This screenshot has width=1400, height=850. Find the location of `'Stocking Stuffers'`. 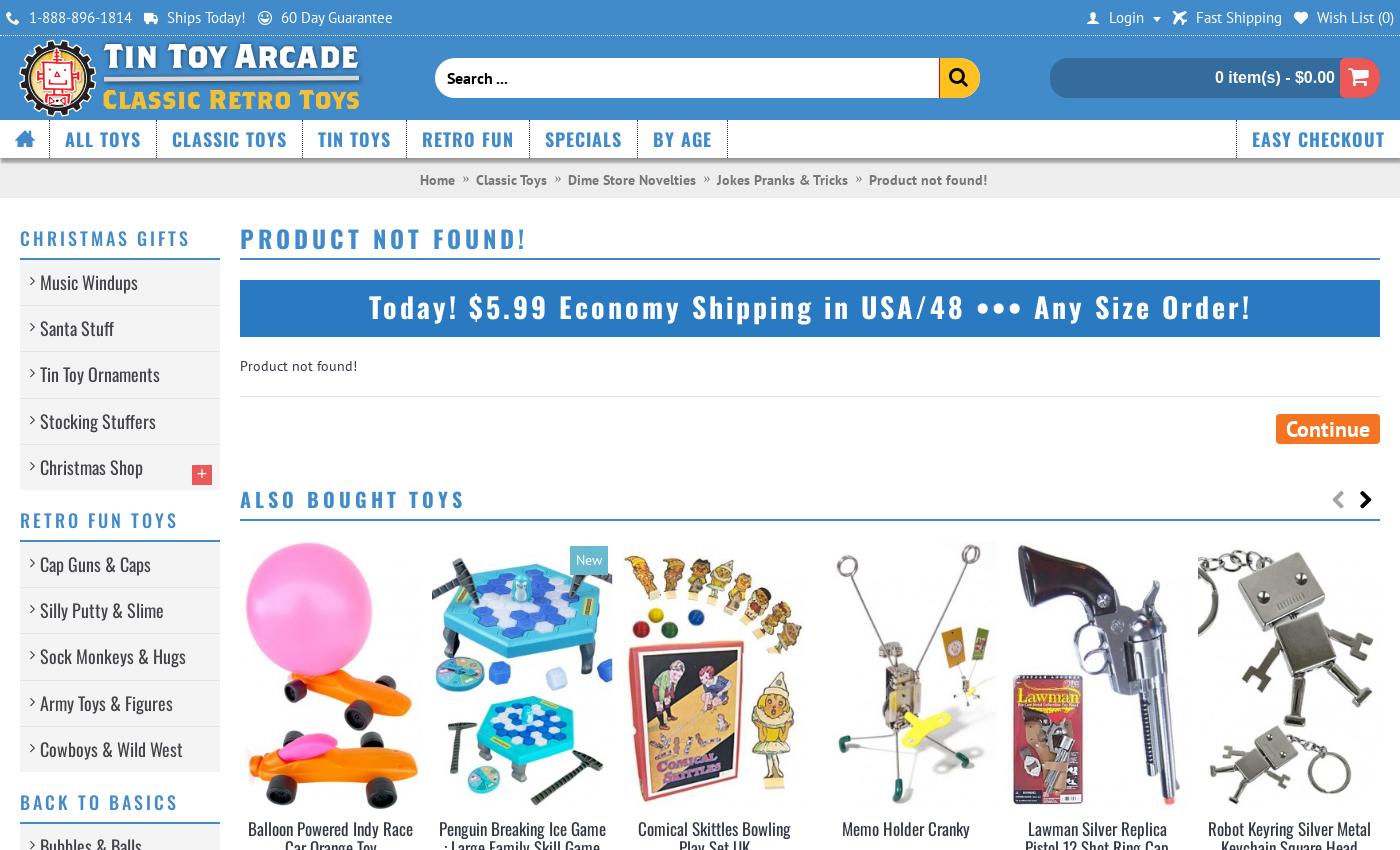

'Stocking Stuffers' is located at coordinates (40, 419).